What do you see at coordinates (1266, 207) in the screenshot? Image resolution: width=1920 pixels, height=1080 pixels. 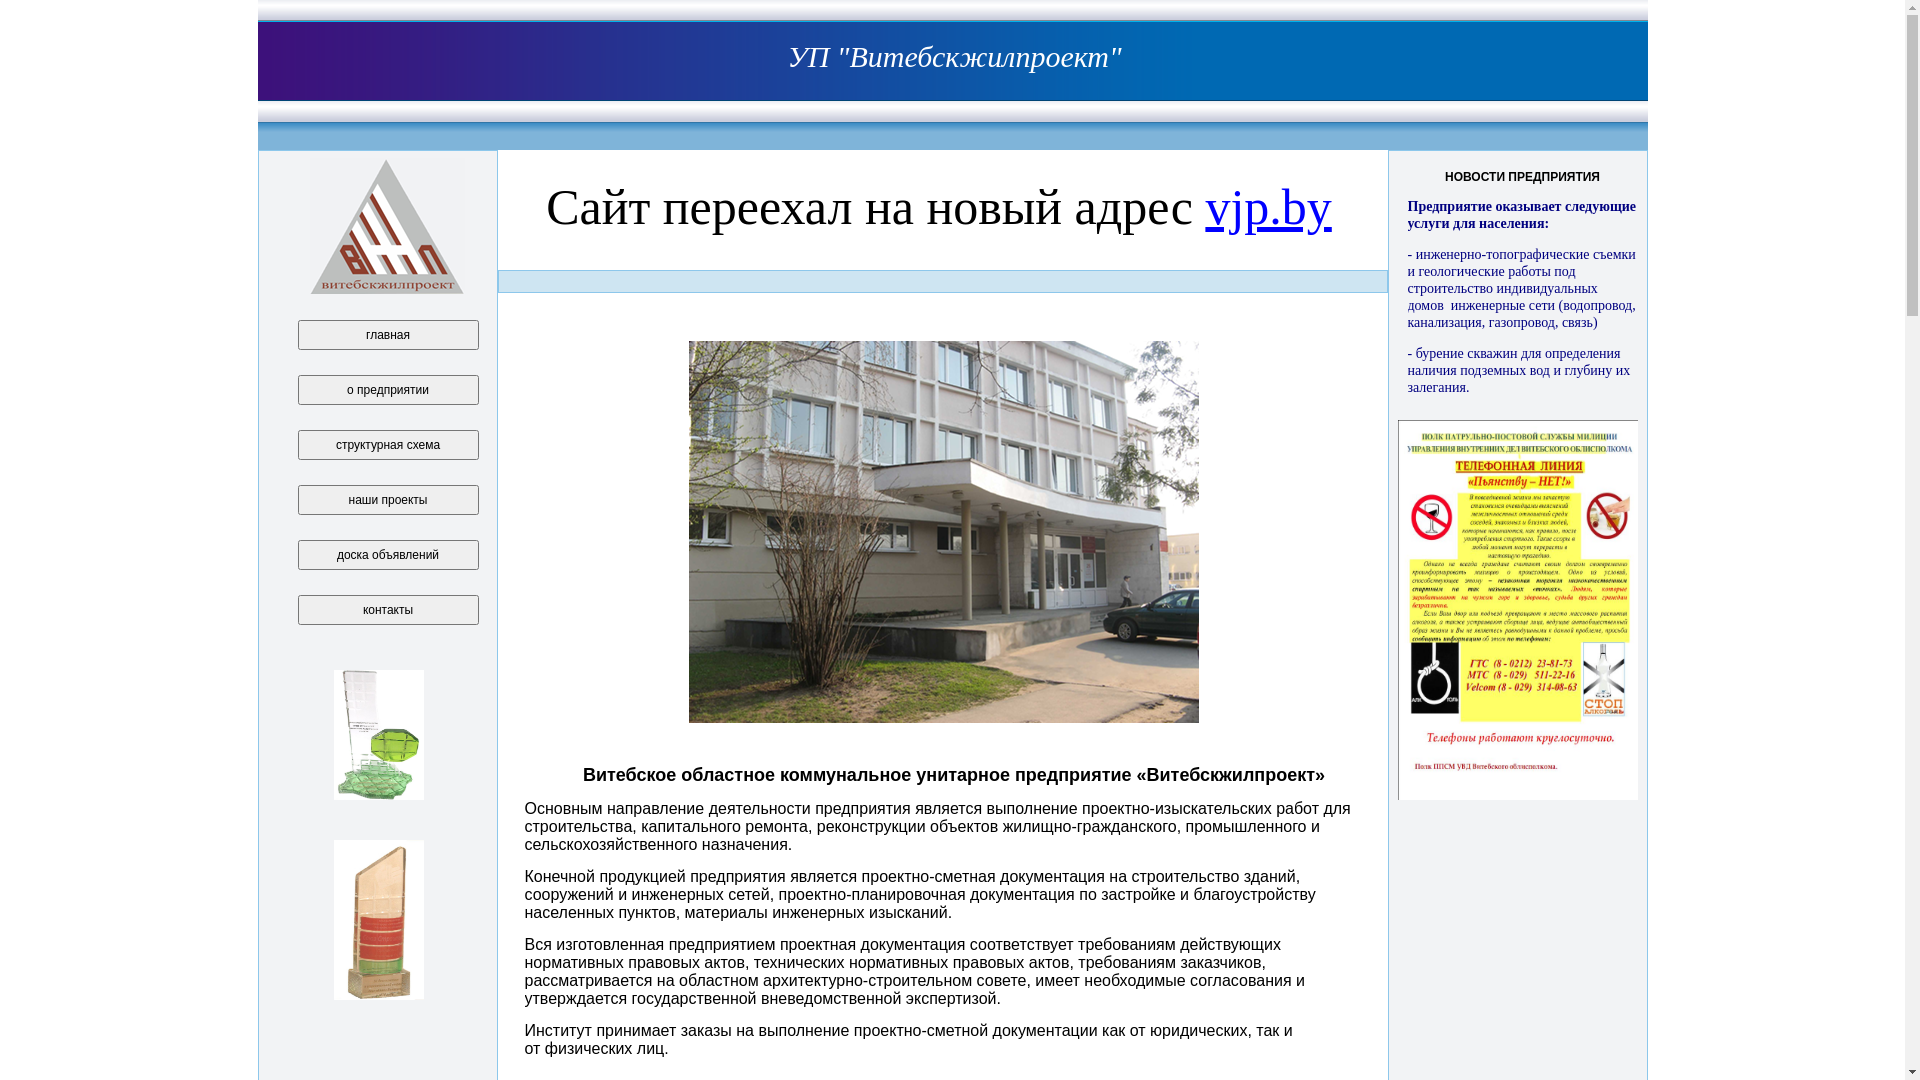 I see `'vjp.by'` at bounding box center [1266, 207].